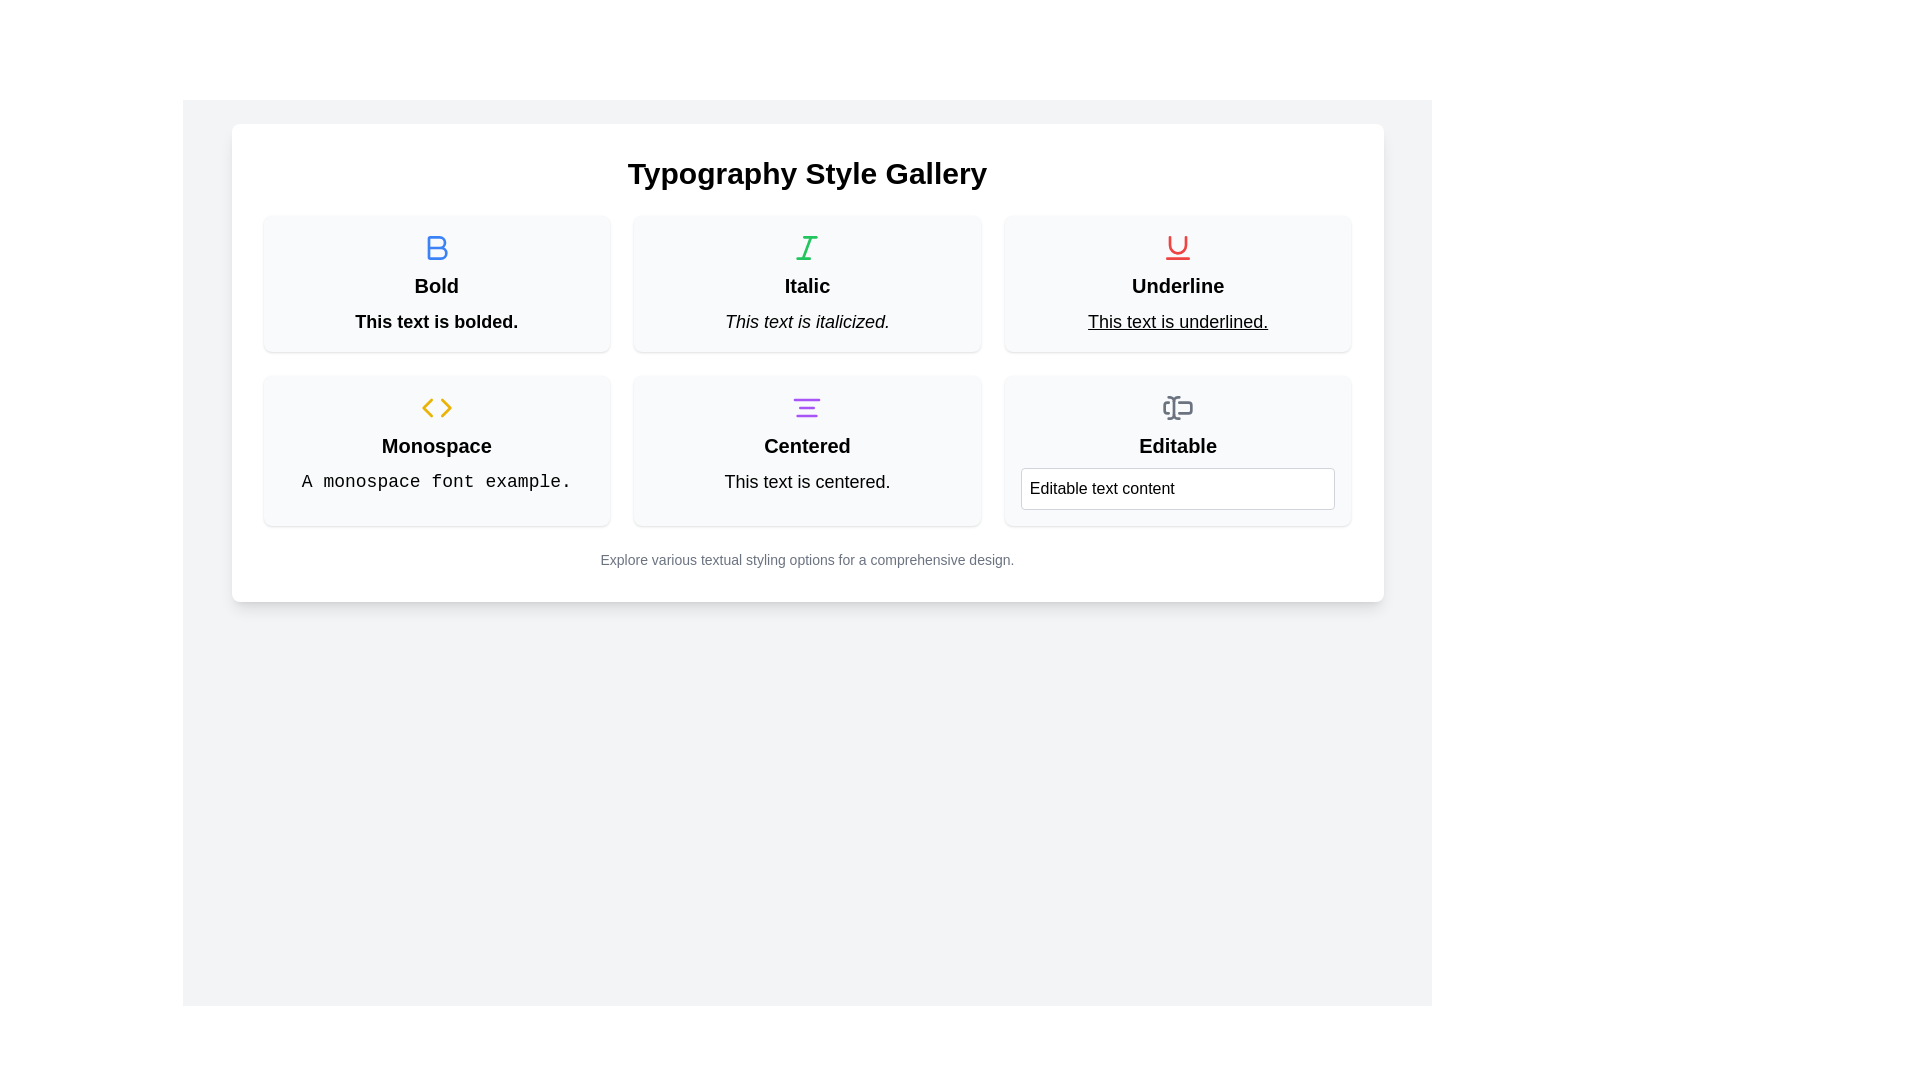 This screenshot has height=1080, width=1920. Describe the element at coordinates (807, 559) in the screenshot. I see `the text label element that reads 'Explore various textual styling options for a comprehensive design.' located at the bottom of the card interface` at that location.